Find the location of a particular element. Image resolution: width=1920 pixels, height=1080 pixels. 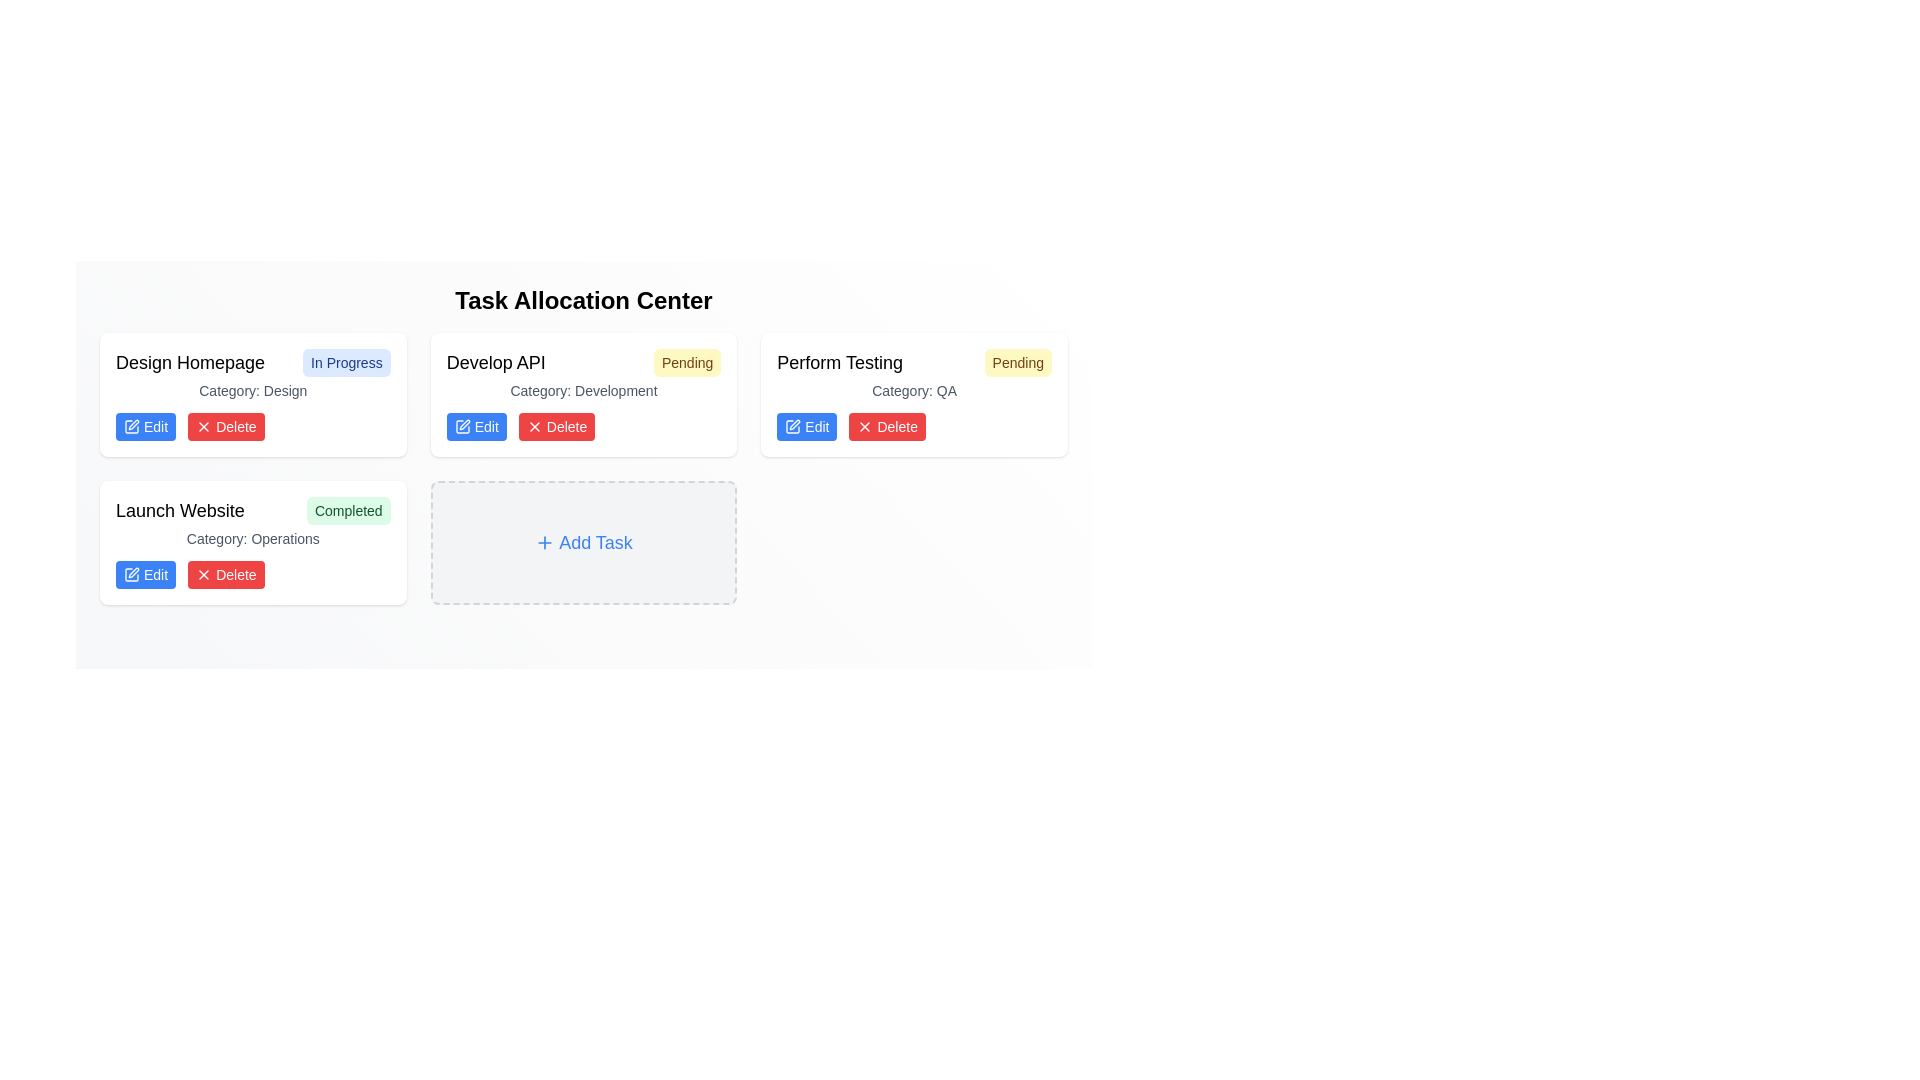

the informational label indicating the category of the task, which is QA, located in the 'Perform Testing' task card, directly below the task's title and status indicators, and above the action buttons (Edit and Delete) is located at coordinates (913, 390).